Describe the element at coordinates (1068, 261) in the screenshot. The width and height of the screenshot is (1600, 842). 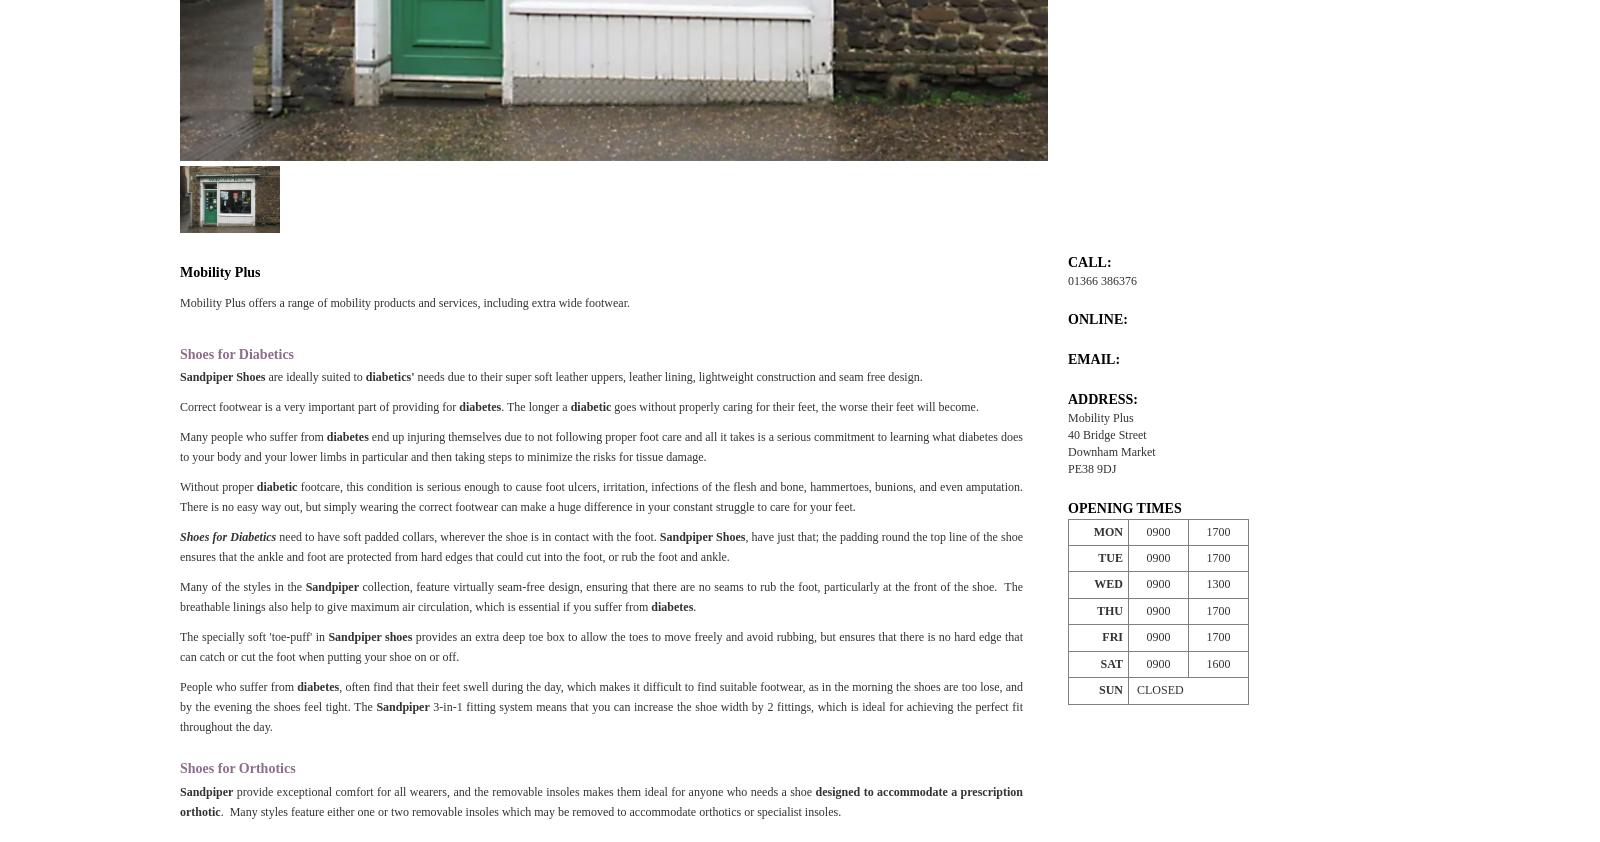
I see `'call:'` at that location.